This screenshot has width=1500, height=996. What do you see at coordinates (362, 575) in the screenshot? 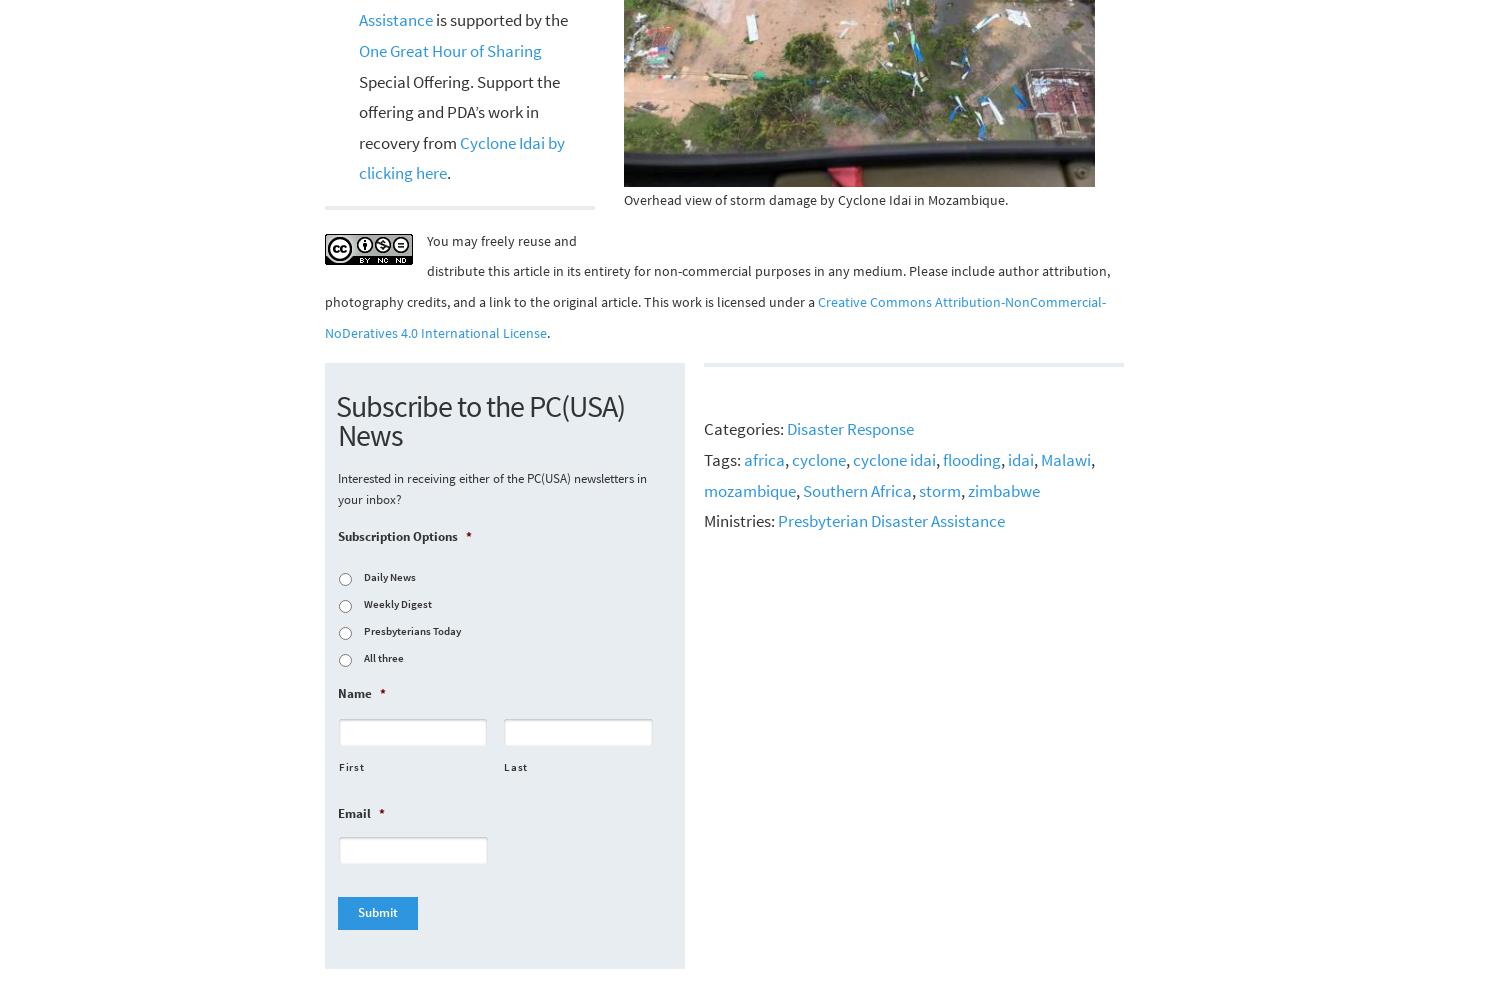
I see `'Daily News'` at bounding box center [362, 575].